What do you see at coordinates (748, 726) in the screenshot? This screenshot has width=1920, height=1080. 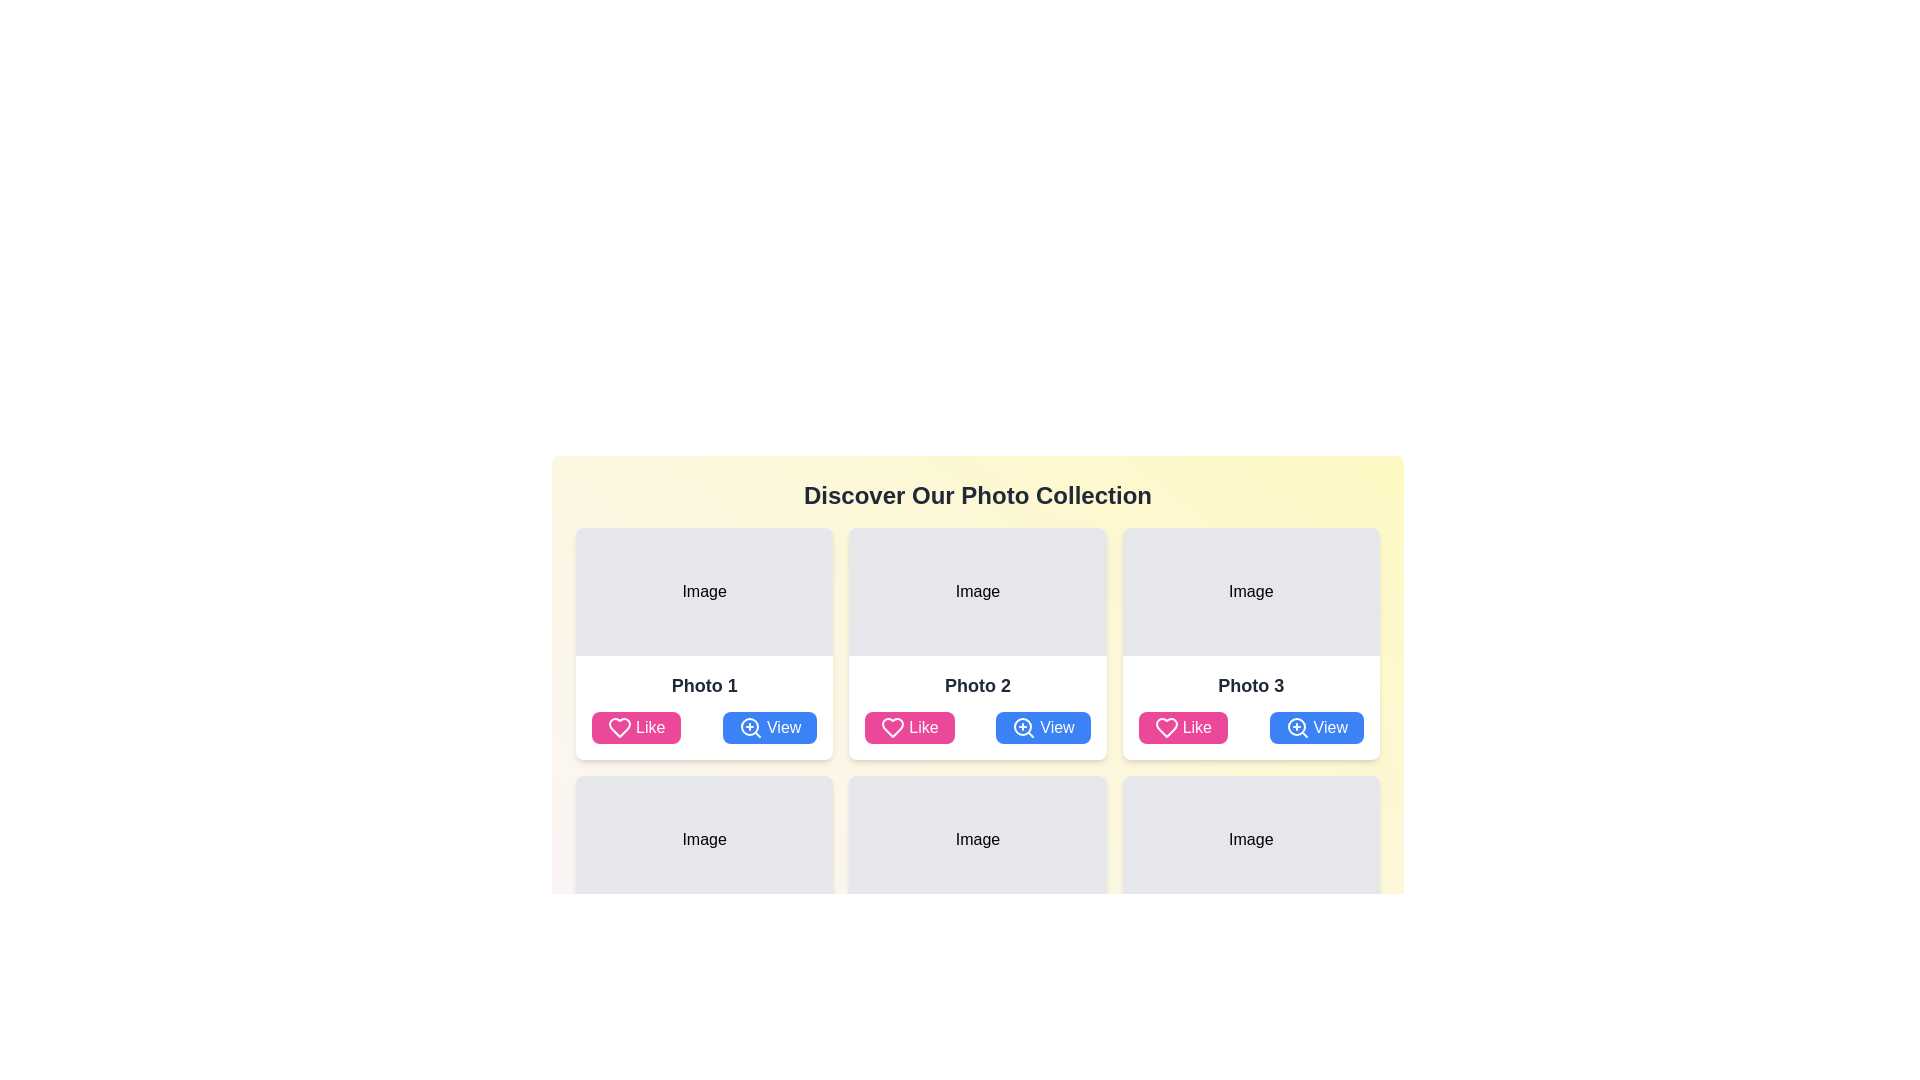 I see `the small circular SVG element styled as part of the magnifying glass icon, located within the blue 'View' button under 'Photo 1' in the 'Photo Collection' row` at bounding box center [748, 726].